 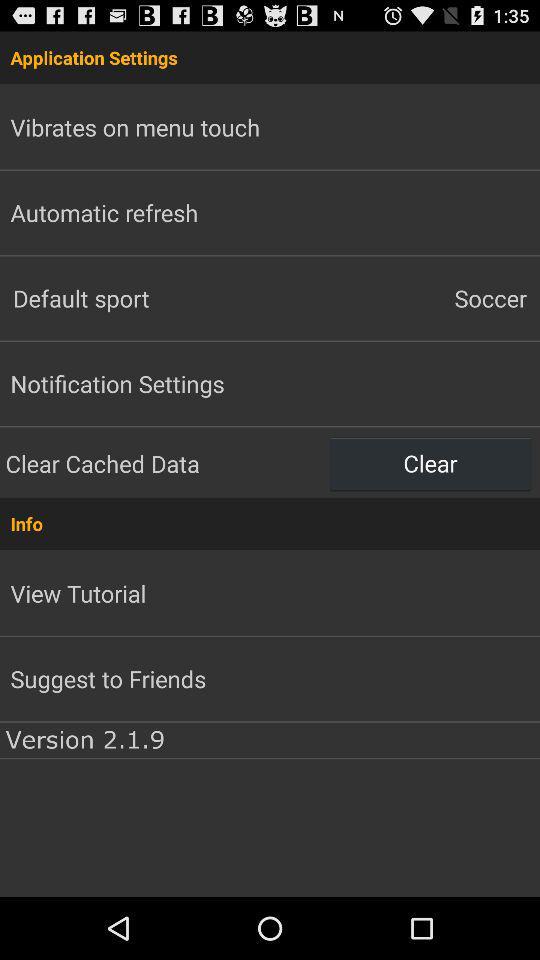 What do you see at coordinates (405, 297) in the screenshot?
I see `item below application settings` at bounding box center [405, 297].